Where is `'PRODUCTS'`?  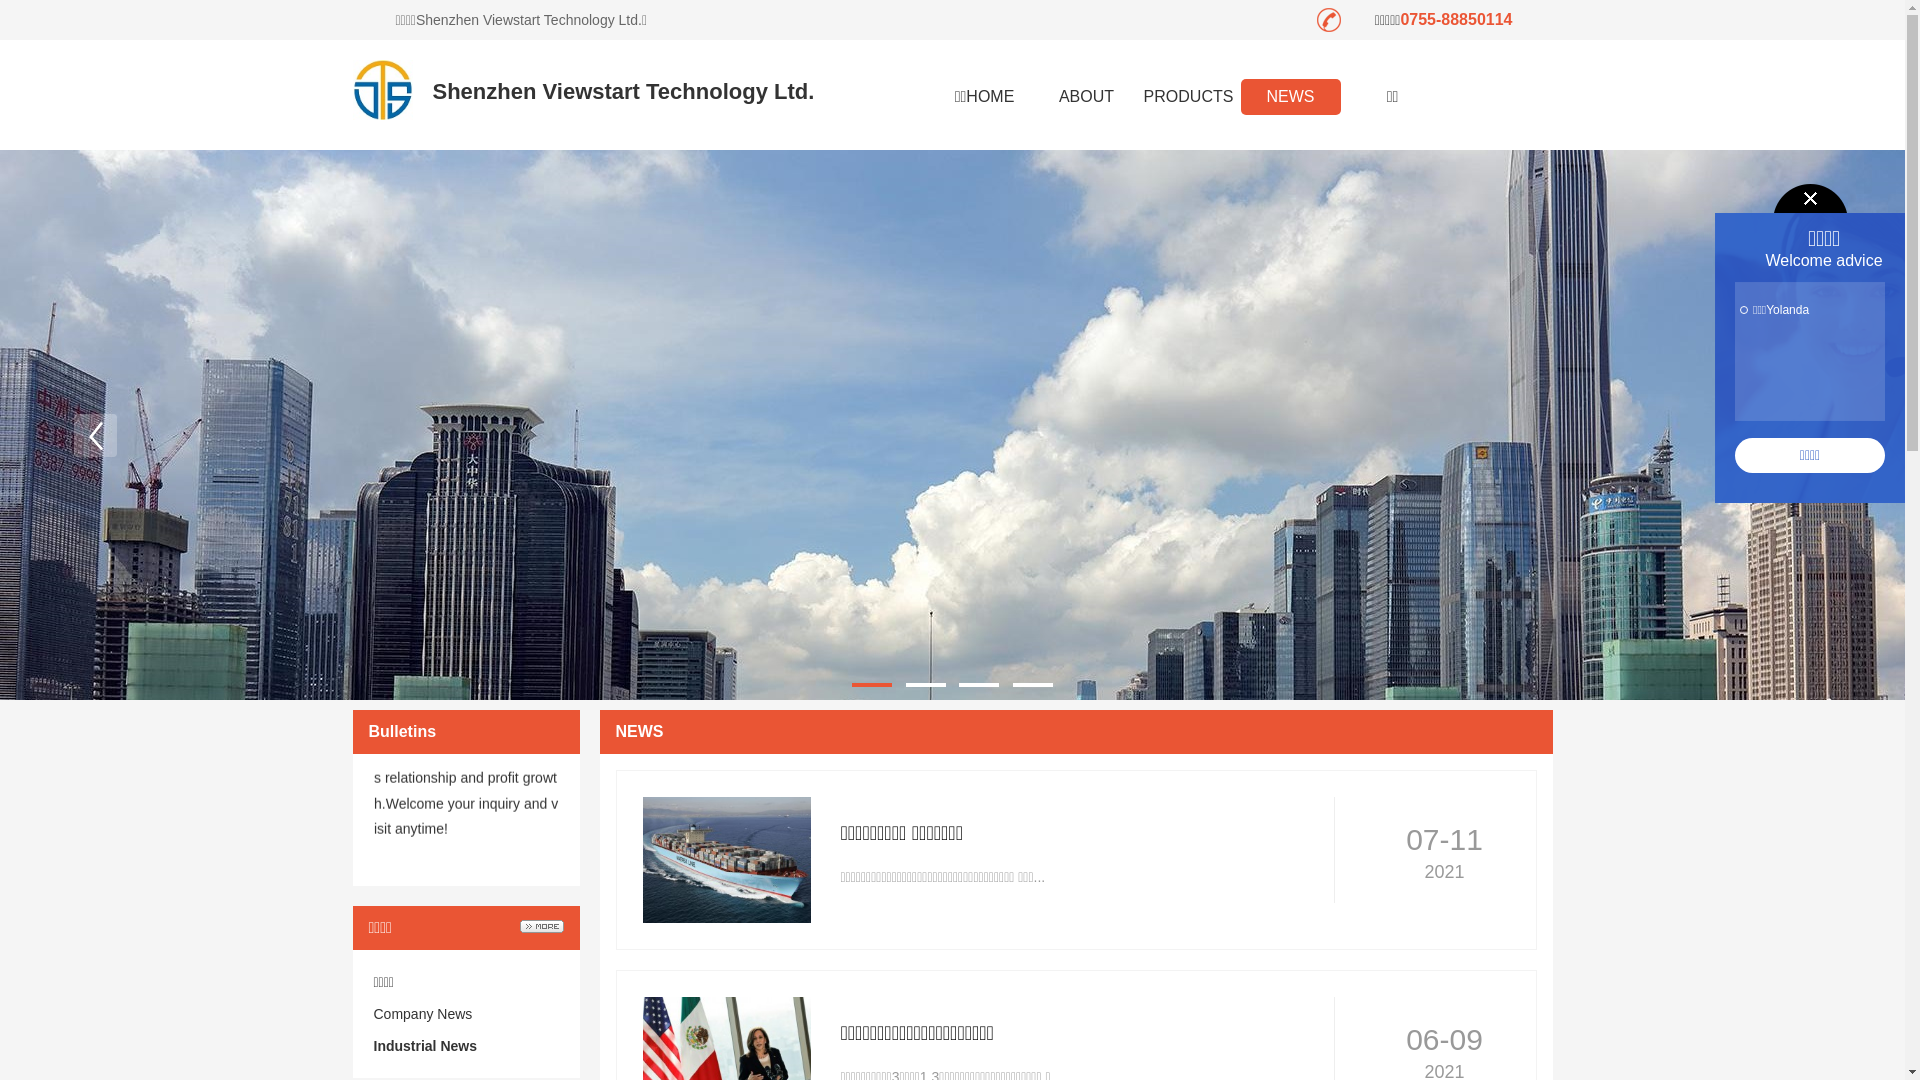
'PRODUCTS' is located at coordinates (1187, 96).